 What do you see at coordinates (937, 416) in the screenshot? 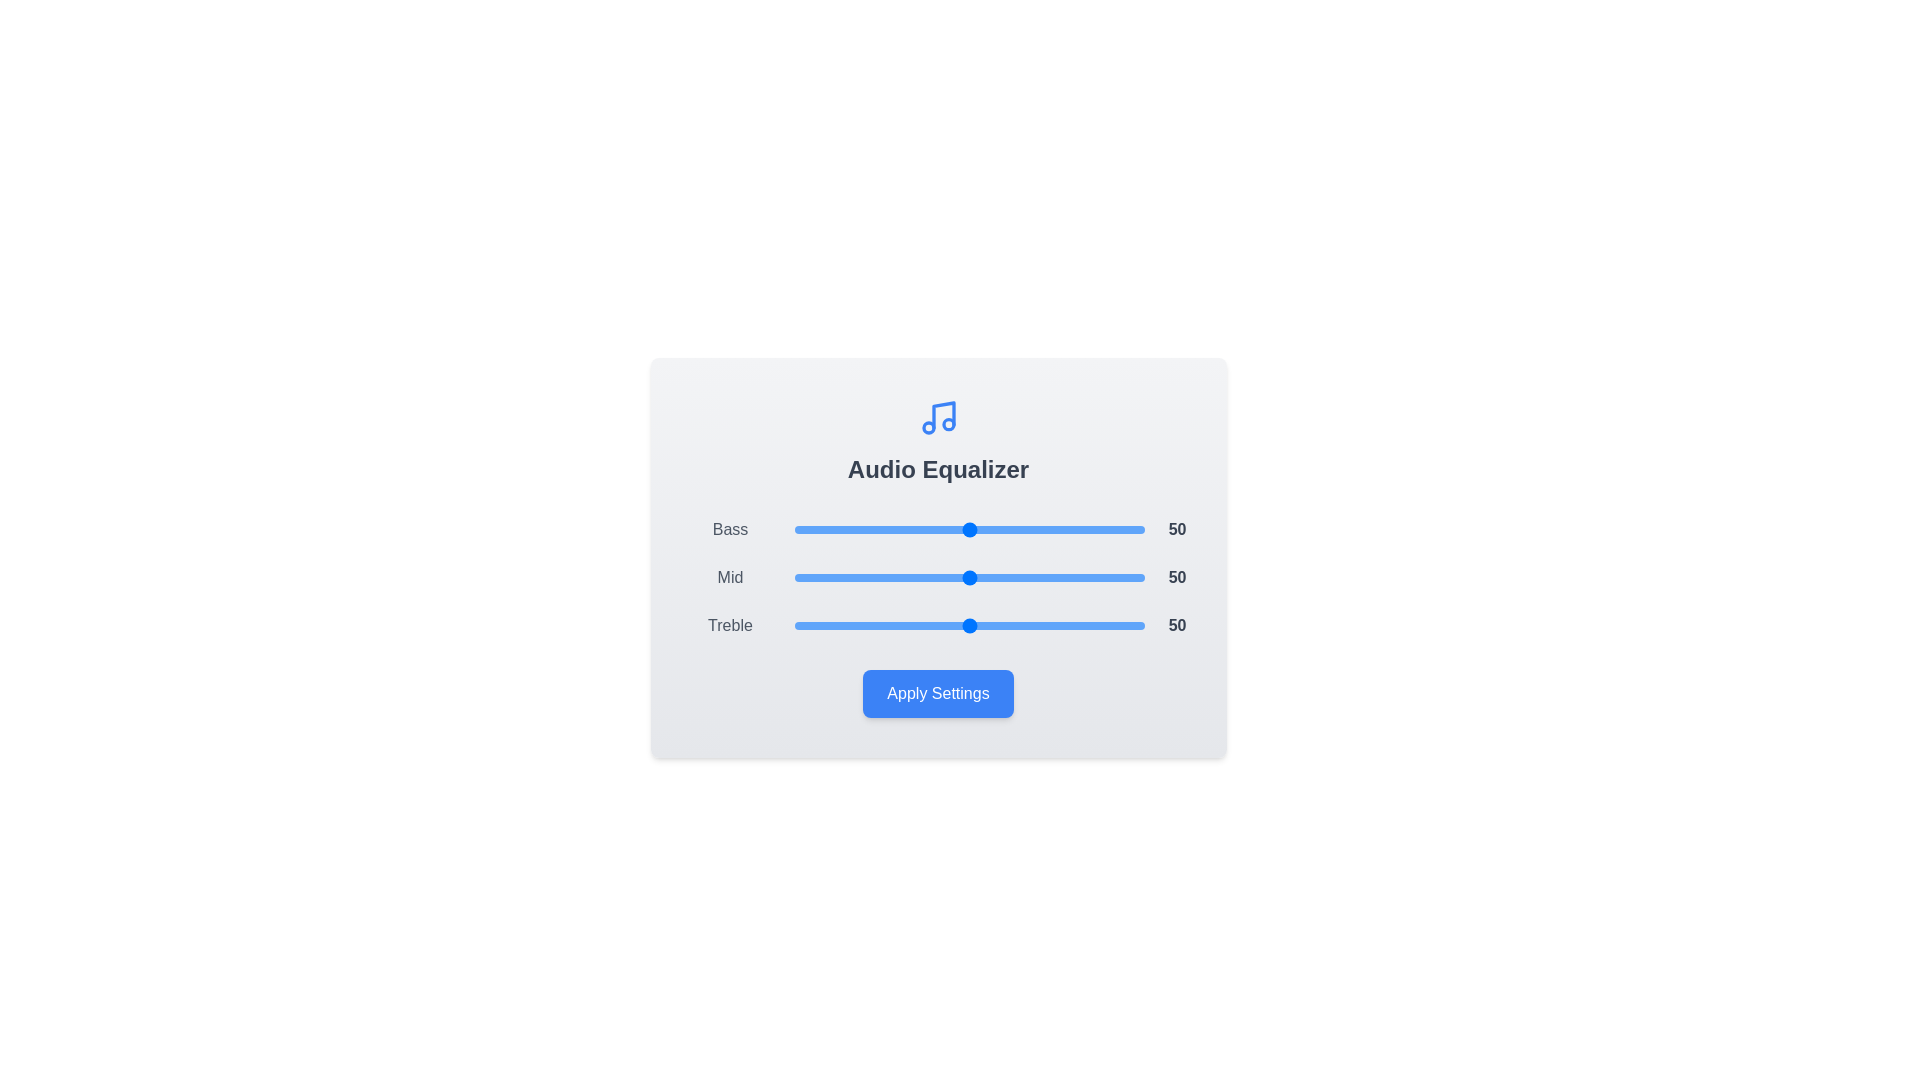
I see `the music icon in the header` at bounding box center [937, 416].